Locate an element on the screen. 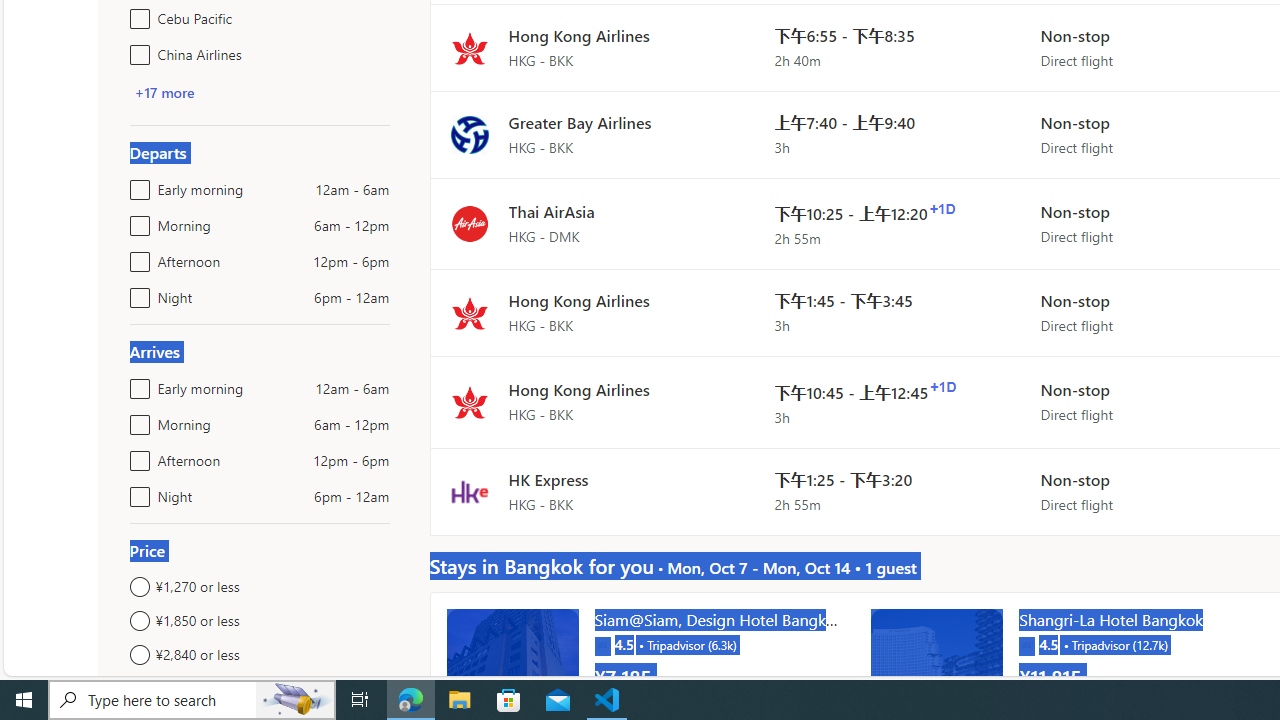 The height and width of the screenshot is (720, 1280). 'Tripadvisor' is located at coordinates (1027, 644).